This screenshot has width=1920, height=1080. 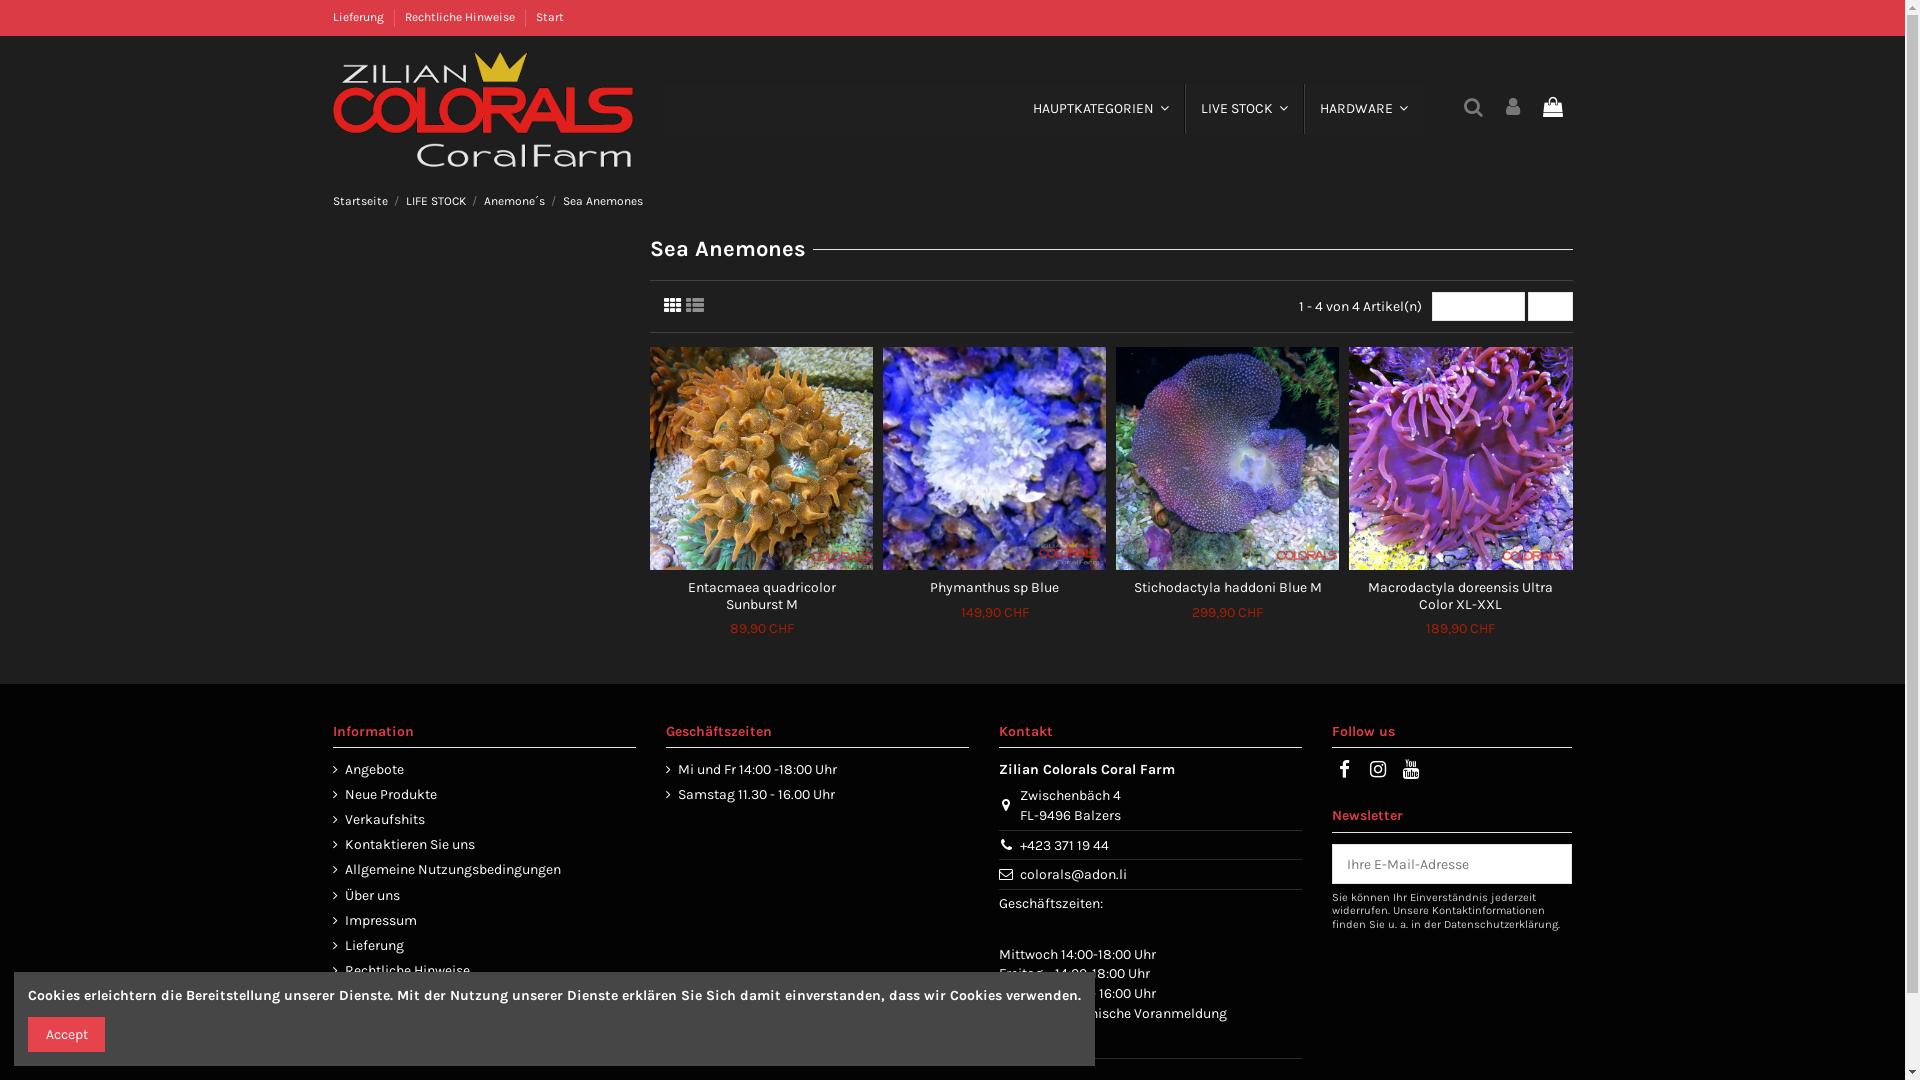 I want to click on 'Entacmaea quadricolor Sunburst M', so click(x=761, y=595).